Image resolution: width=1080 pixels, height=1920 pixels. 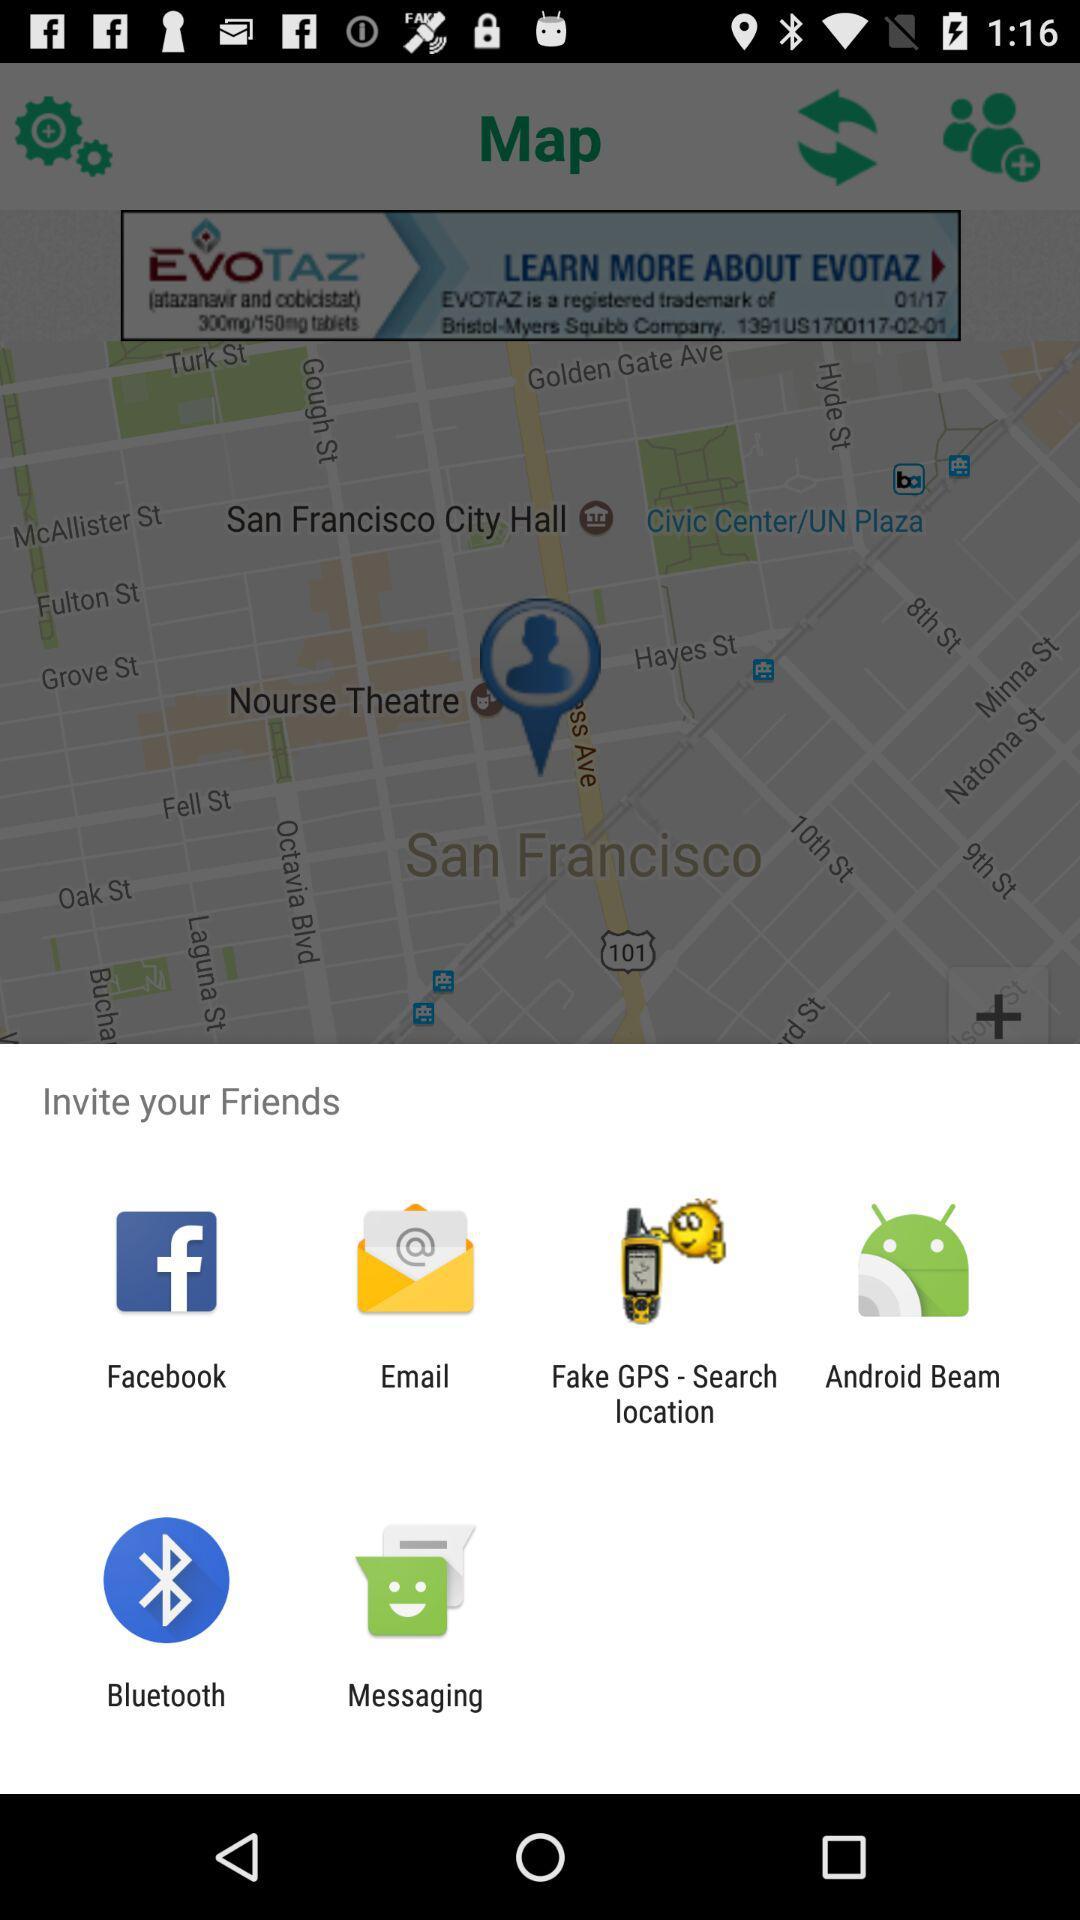 What do you see at coordinates (414, 1711) in the screenshot?
I see `the icon next to the bluetooth icon` at bounding box center [414, 1711].